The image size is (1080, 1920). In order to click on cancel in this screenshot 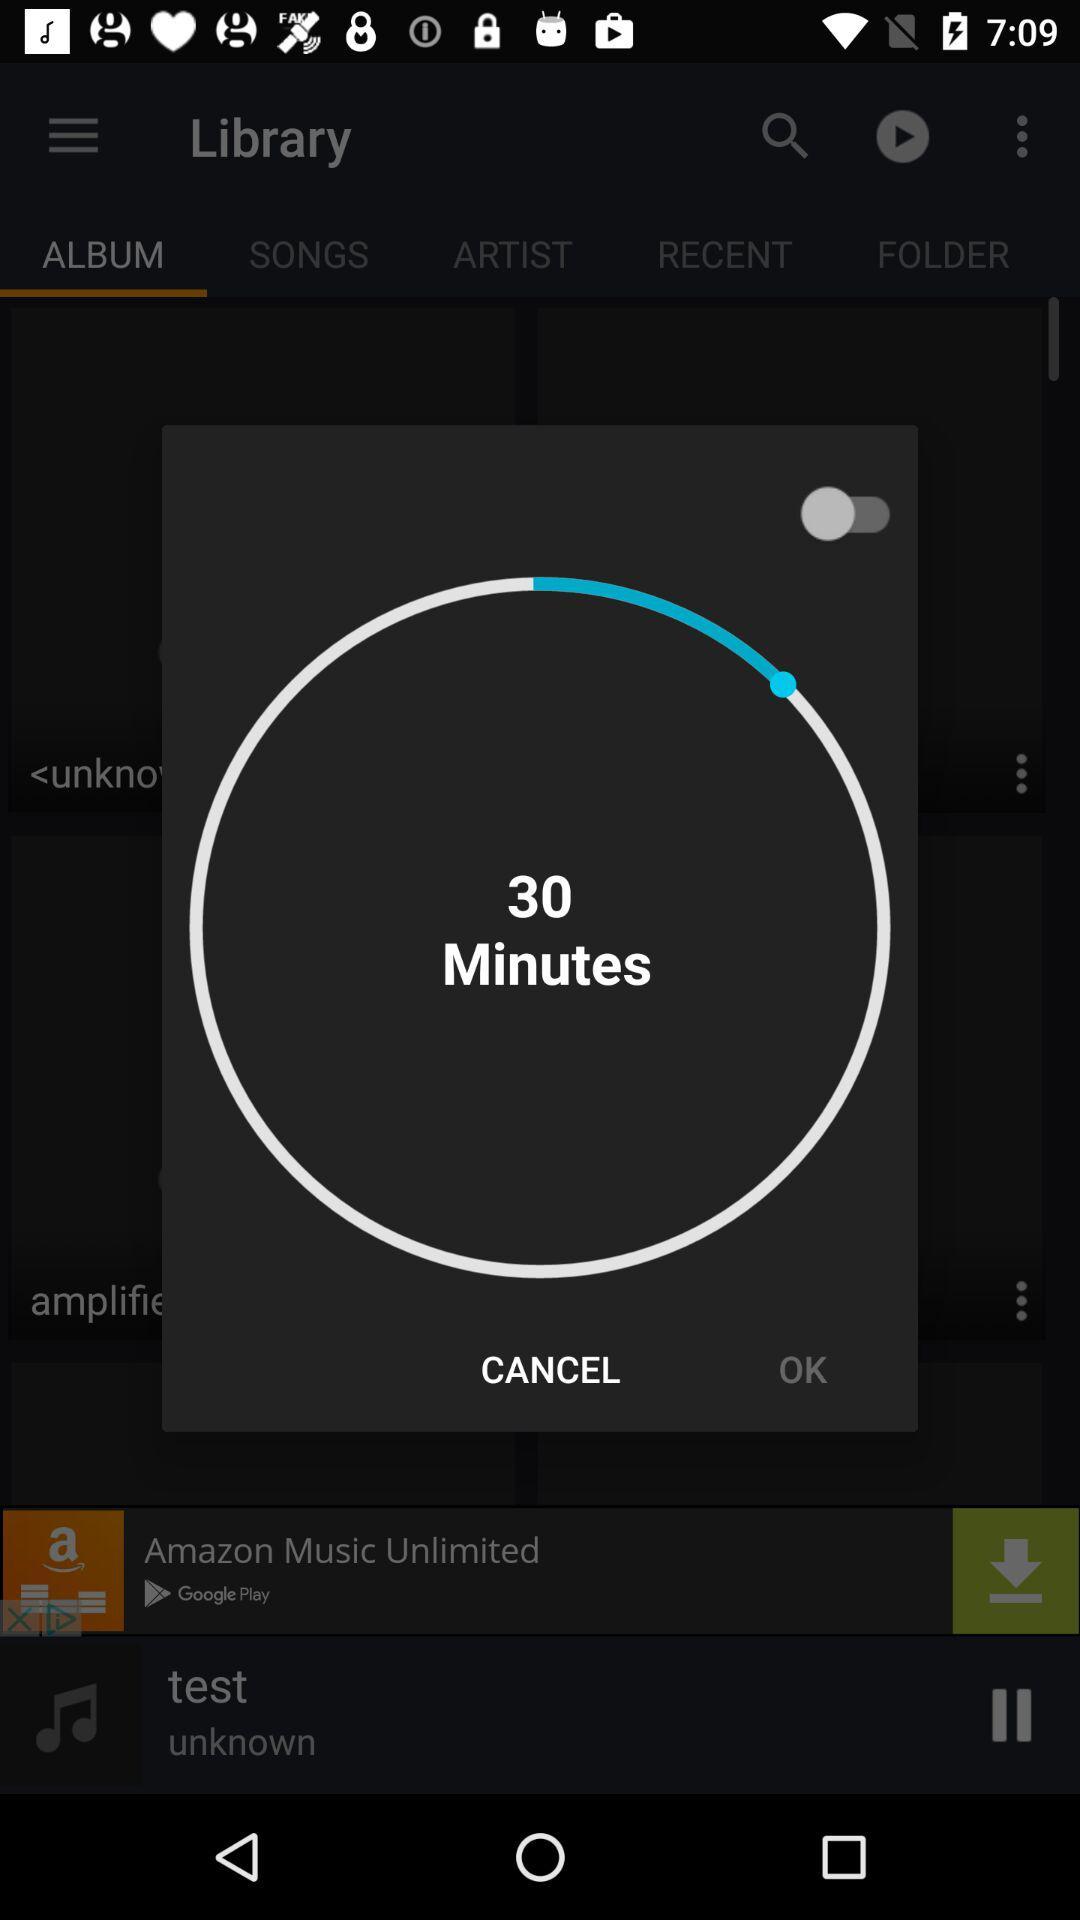, I will do `click(550, 1367)`.